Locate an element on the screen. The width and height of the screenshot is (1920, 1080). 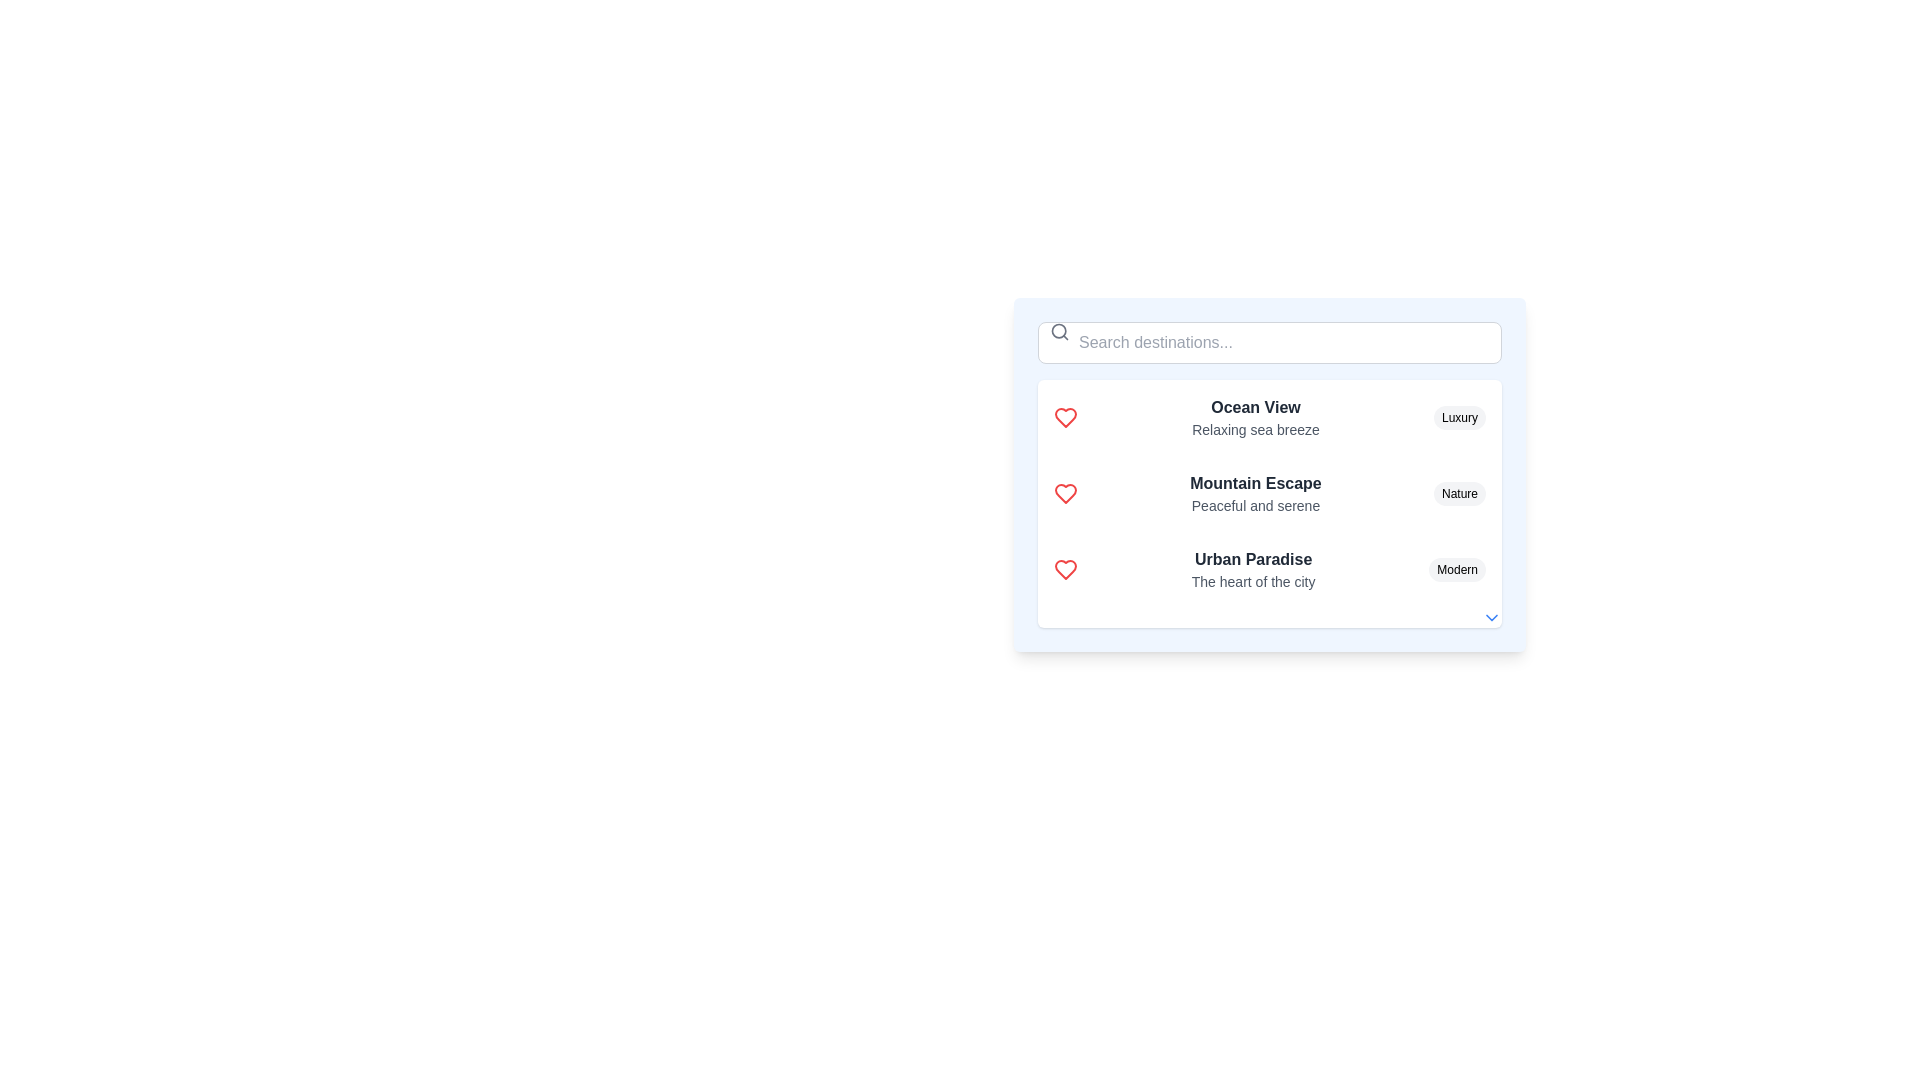
the descriptive text label providing information for 'Mountain Escape', located under the item in a vertical list is located at coordinates (1255, 504).